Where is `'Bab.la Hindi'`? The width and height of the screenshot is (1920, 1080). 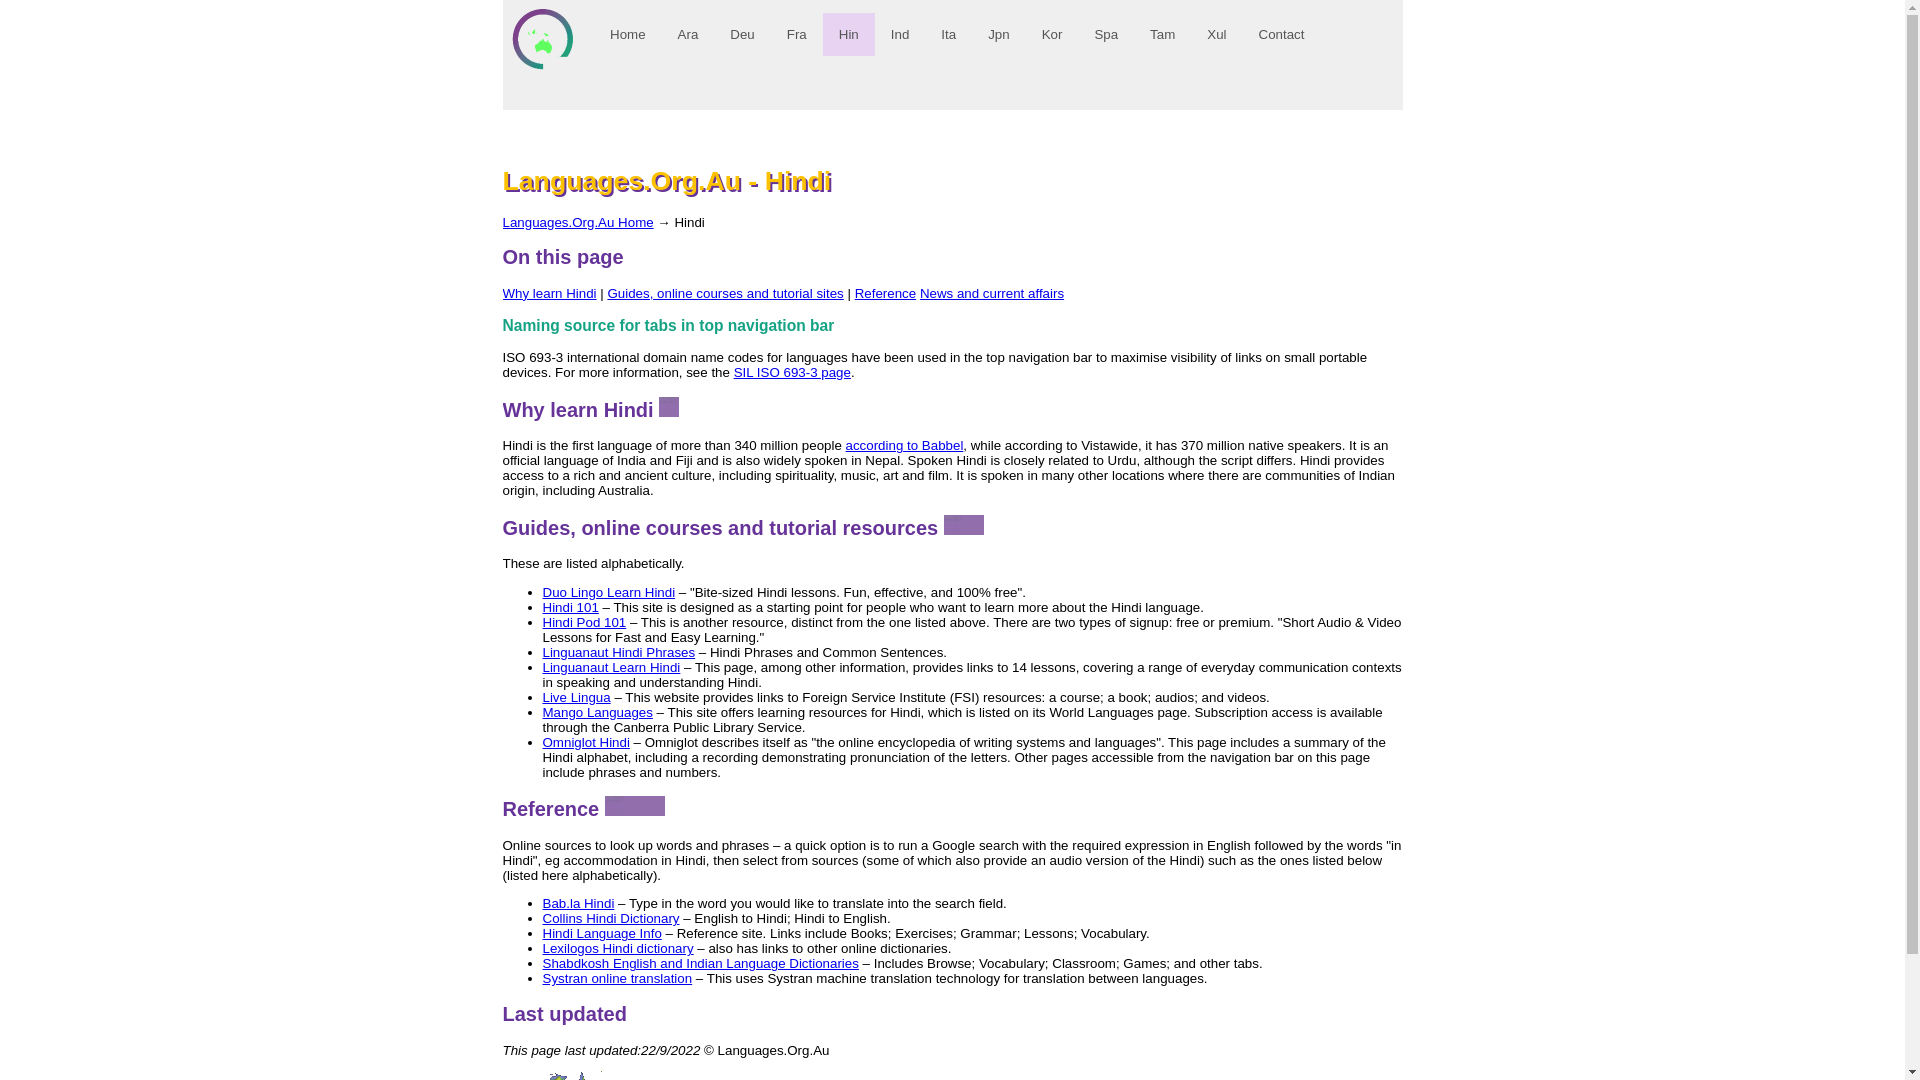 'Bab.la Hindi' is located at coordinates (576, 903).